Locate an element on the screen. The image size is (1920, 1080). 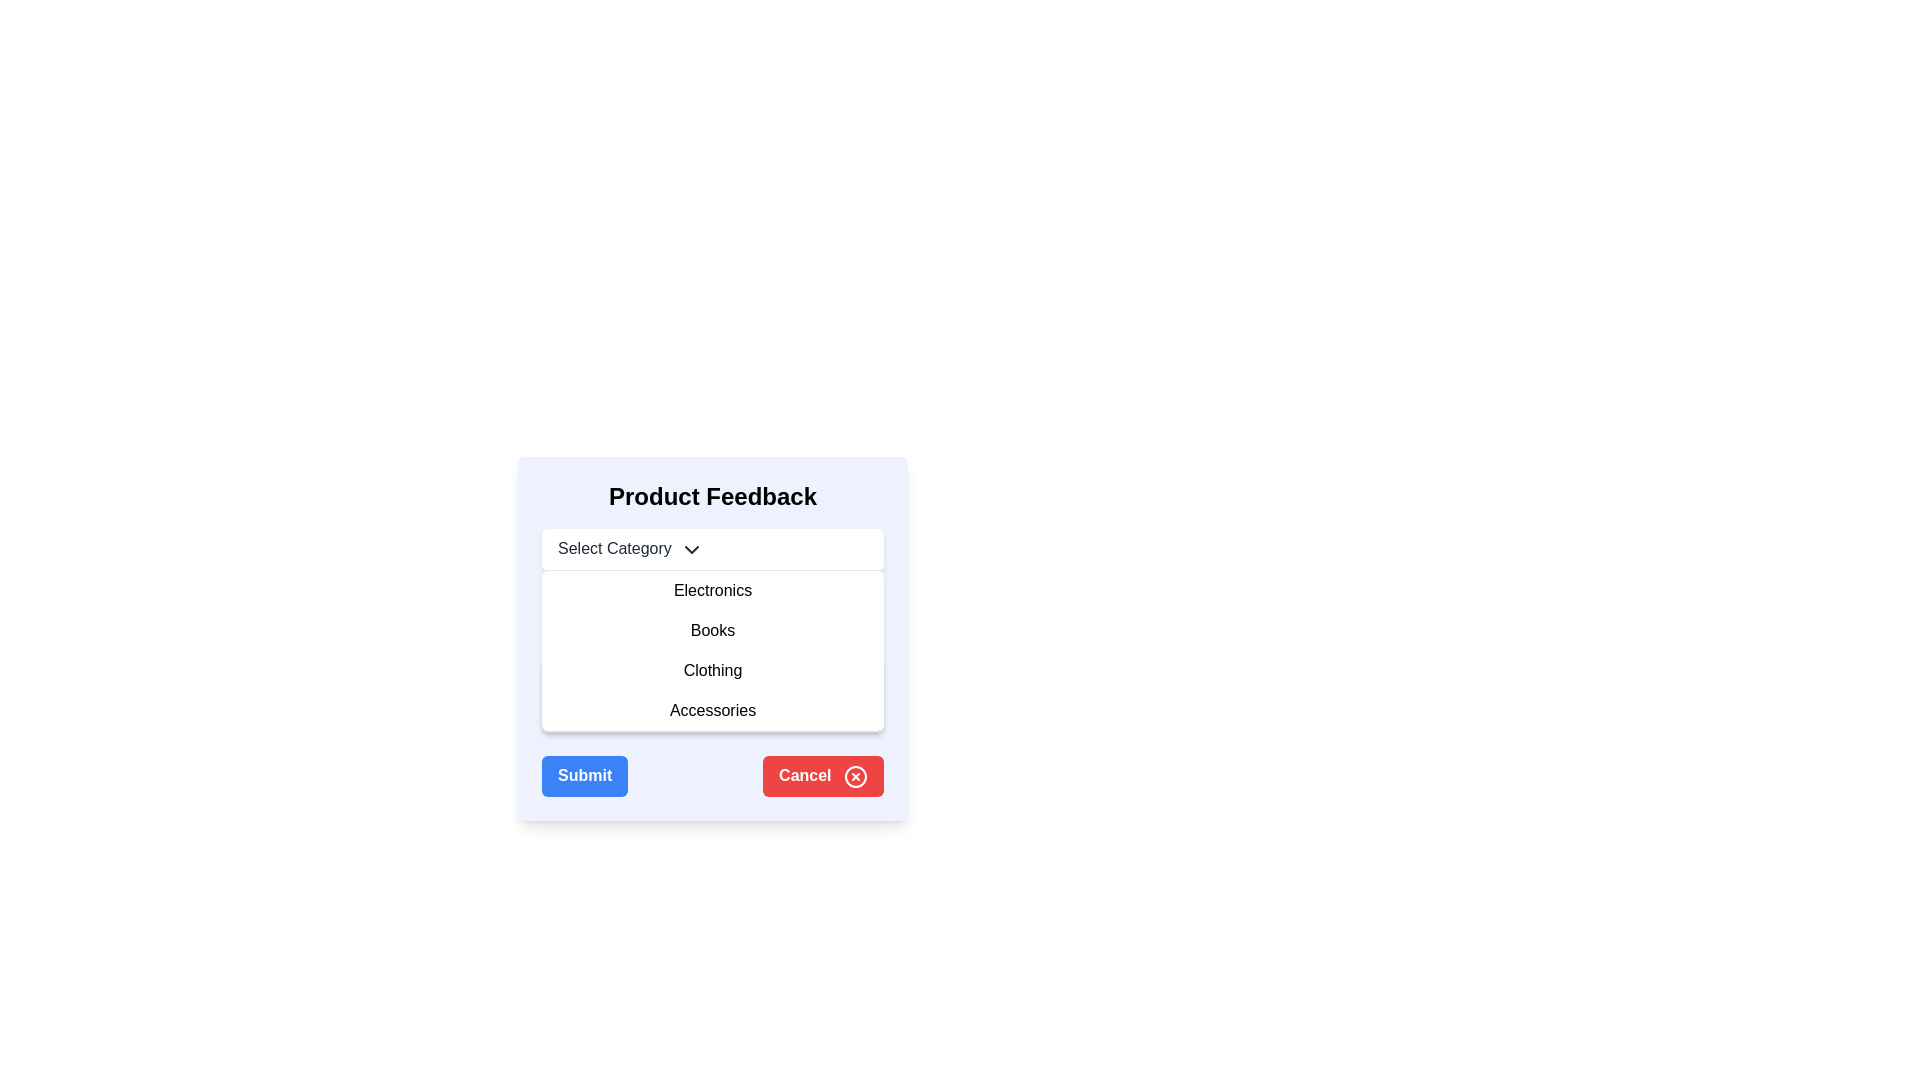
the star-shaped icon next to the label 'Books' in the dropdown list, which serves as an indicator for a favorite or highlighted item is located at coordinates (689, 634).